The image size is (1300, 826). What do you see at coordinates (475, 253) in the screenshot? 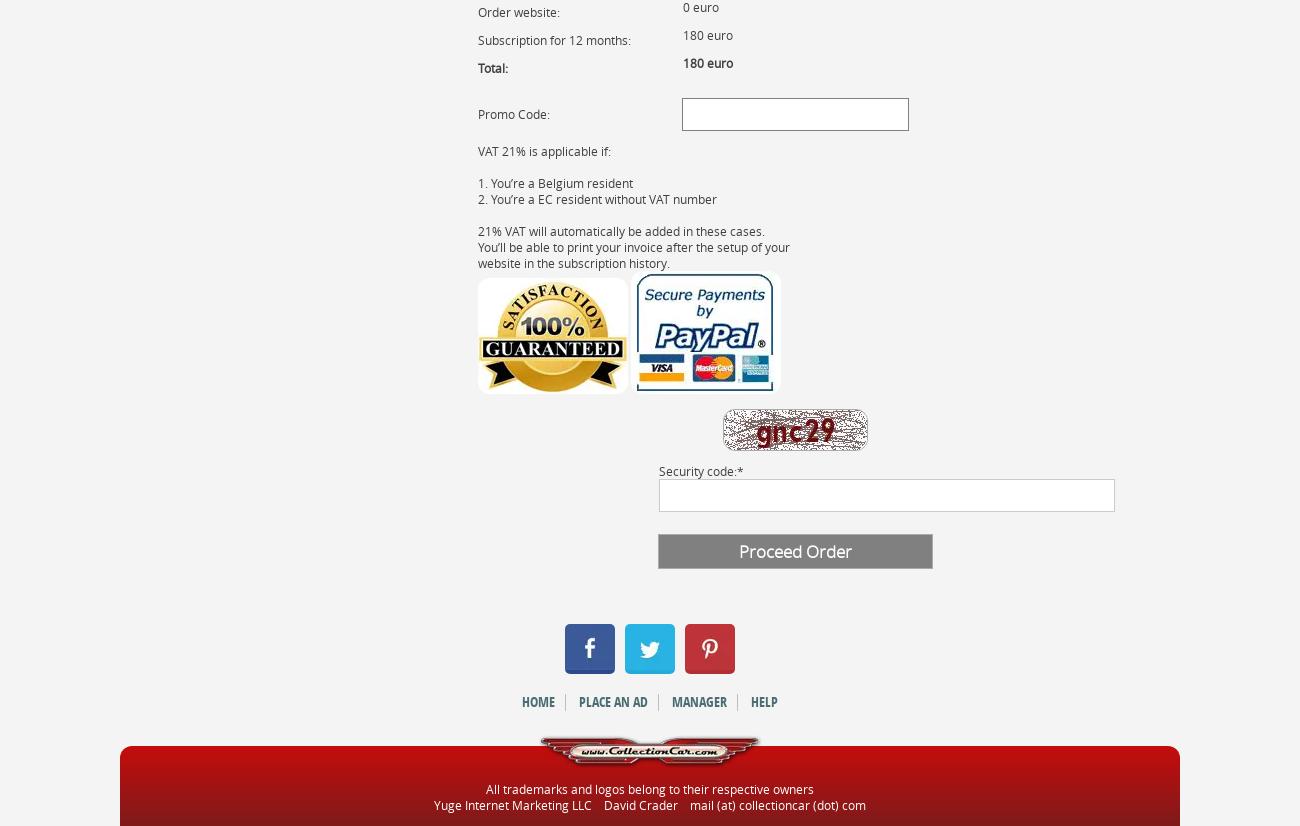
I see `'You’ll be able to print your invoice after the setup of your website in the subscription history.'` at bounding box center [475, 253].